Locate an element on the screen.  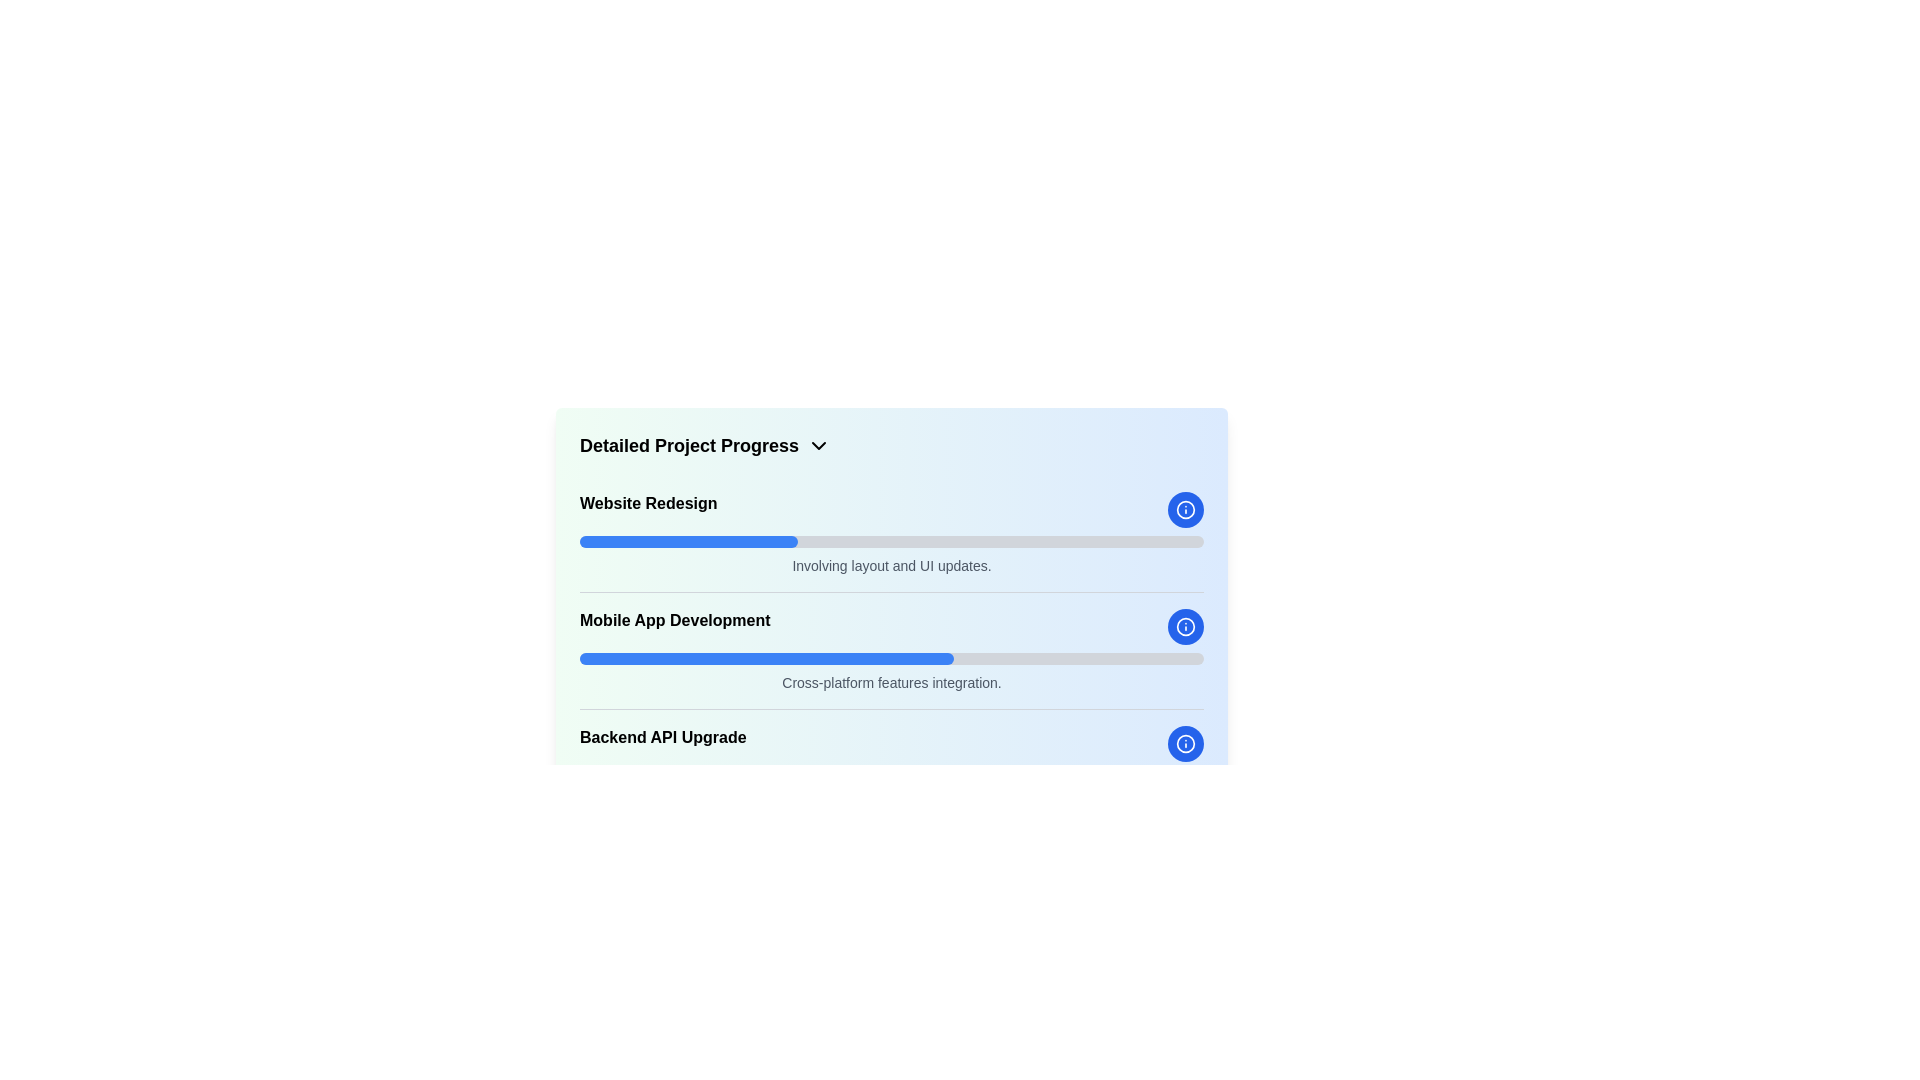
the blue circular icon with a central white circle, located on the right side of the 'Mobile App Development' task row is located at coordinates (1185, 626).